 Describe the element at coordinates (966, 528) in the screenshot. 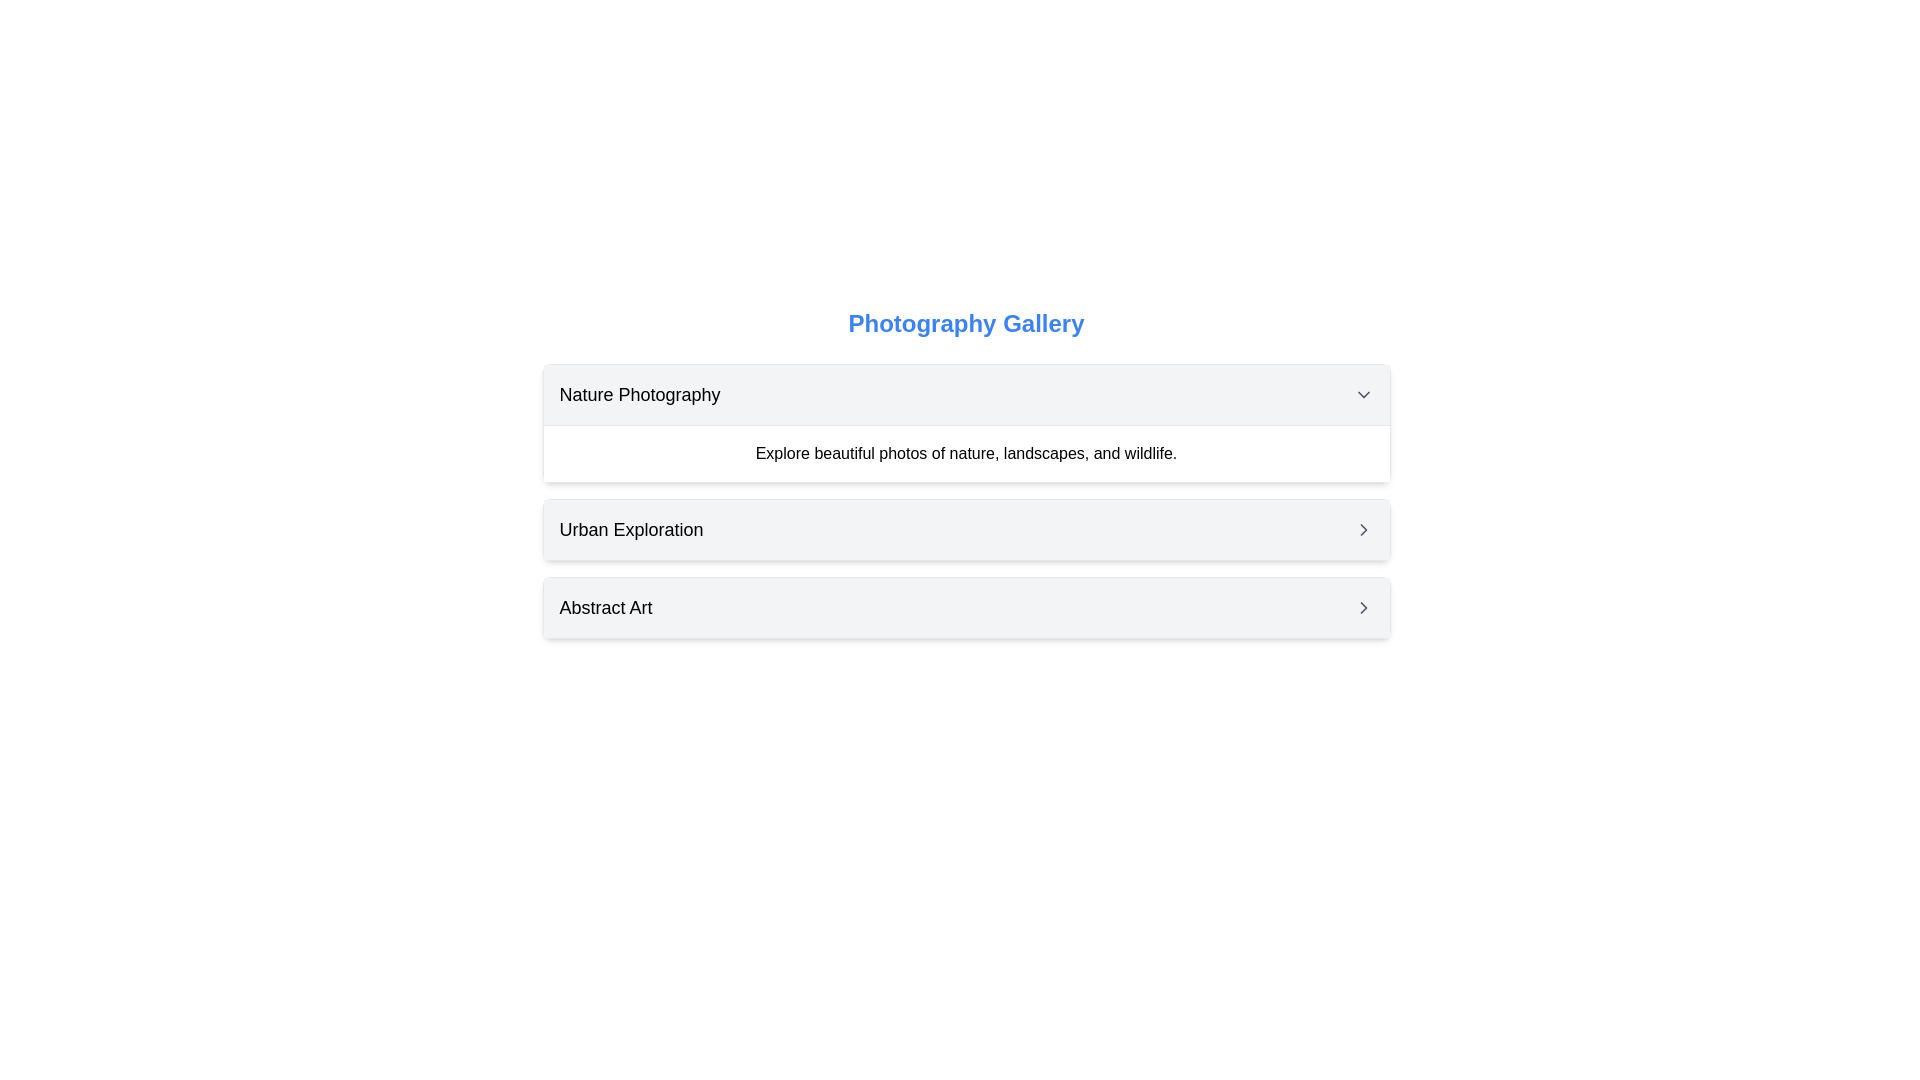

I see `the selectable list item labeled 'Urban Exploration'` at that location.